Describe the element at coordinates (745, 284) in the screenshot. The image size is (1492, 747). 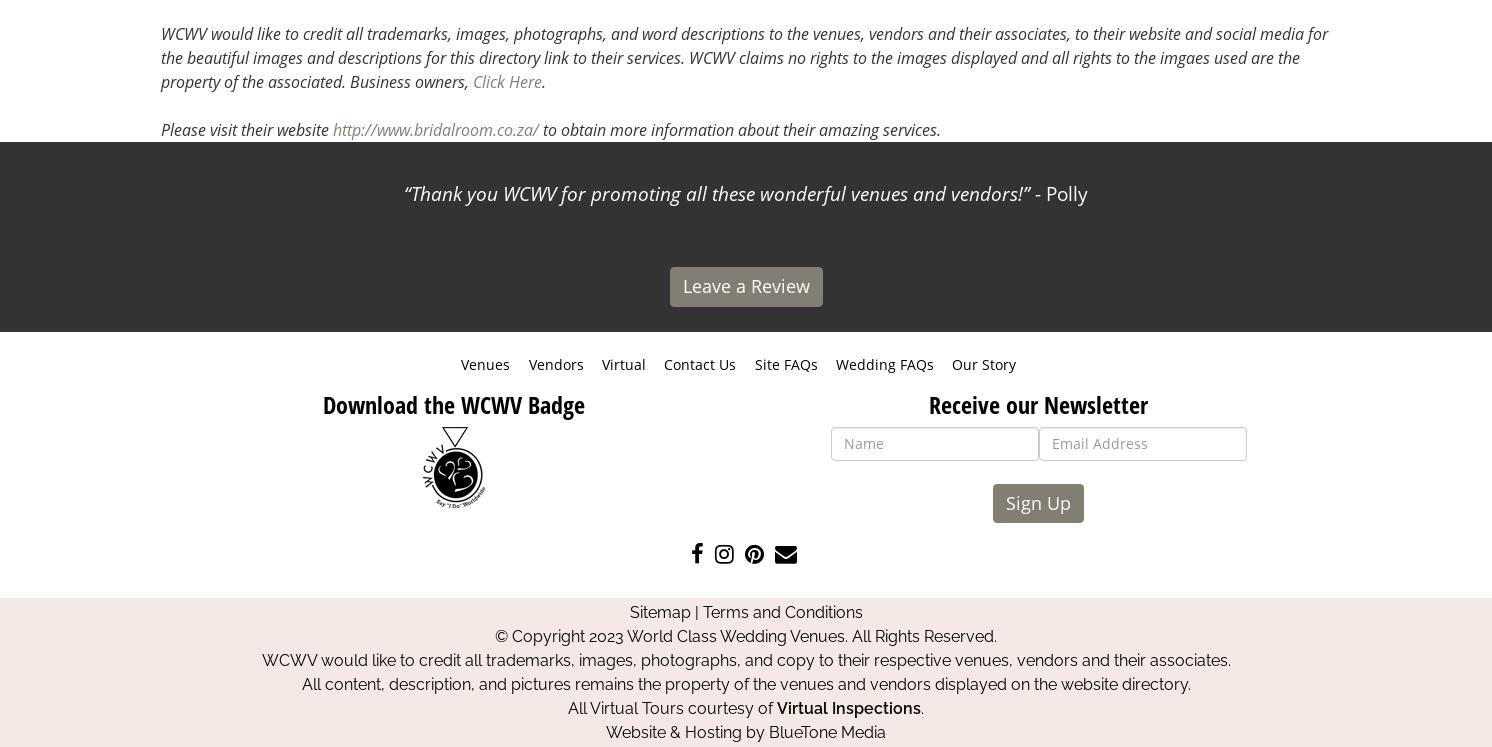
I see `'Leave a Review'` at that location.